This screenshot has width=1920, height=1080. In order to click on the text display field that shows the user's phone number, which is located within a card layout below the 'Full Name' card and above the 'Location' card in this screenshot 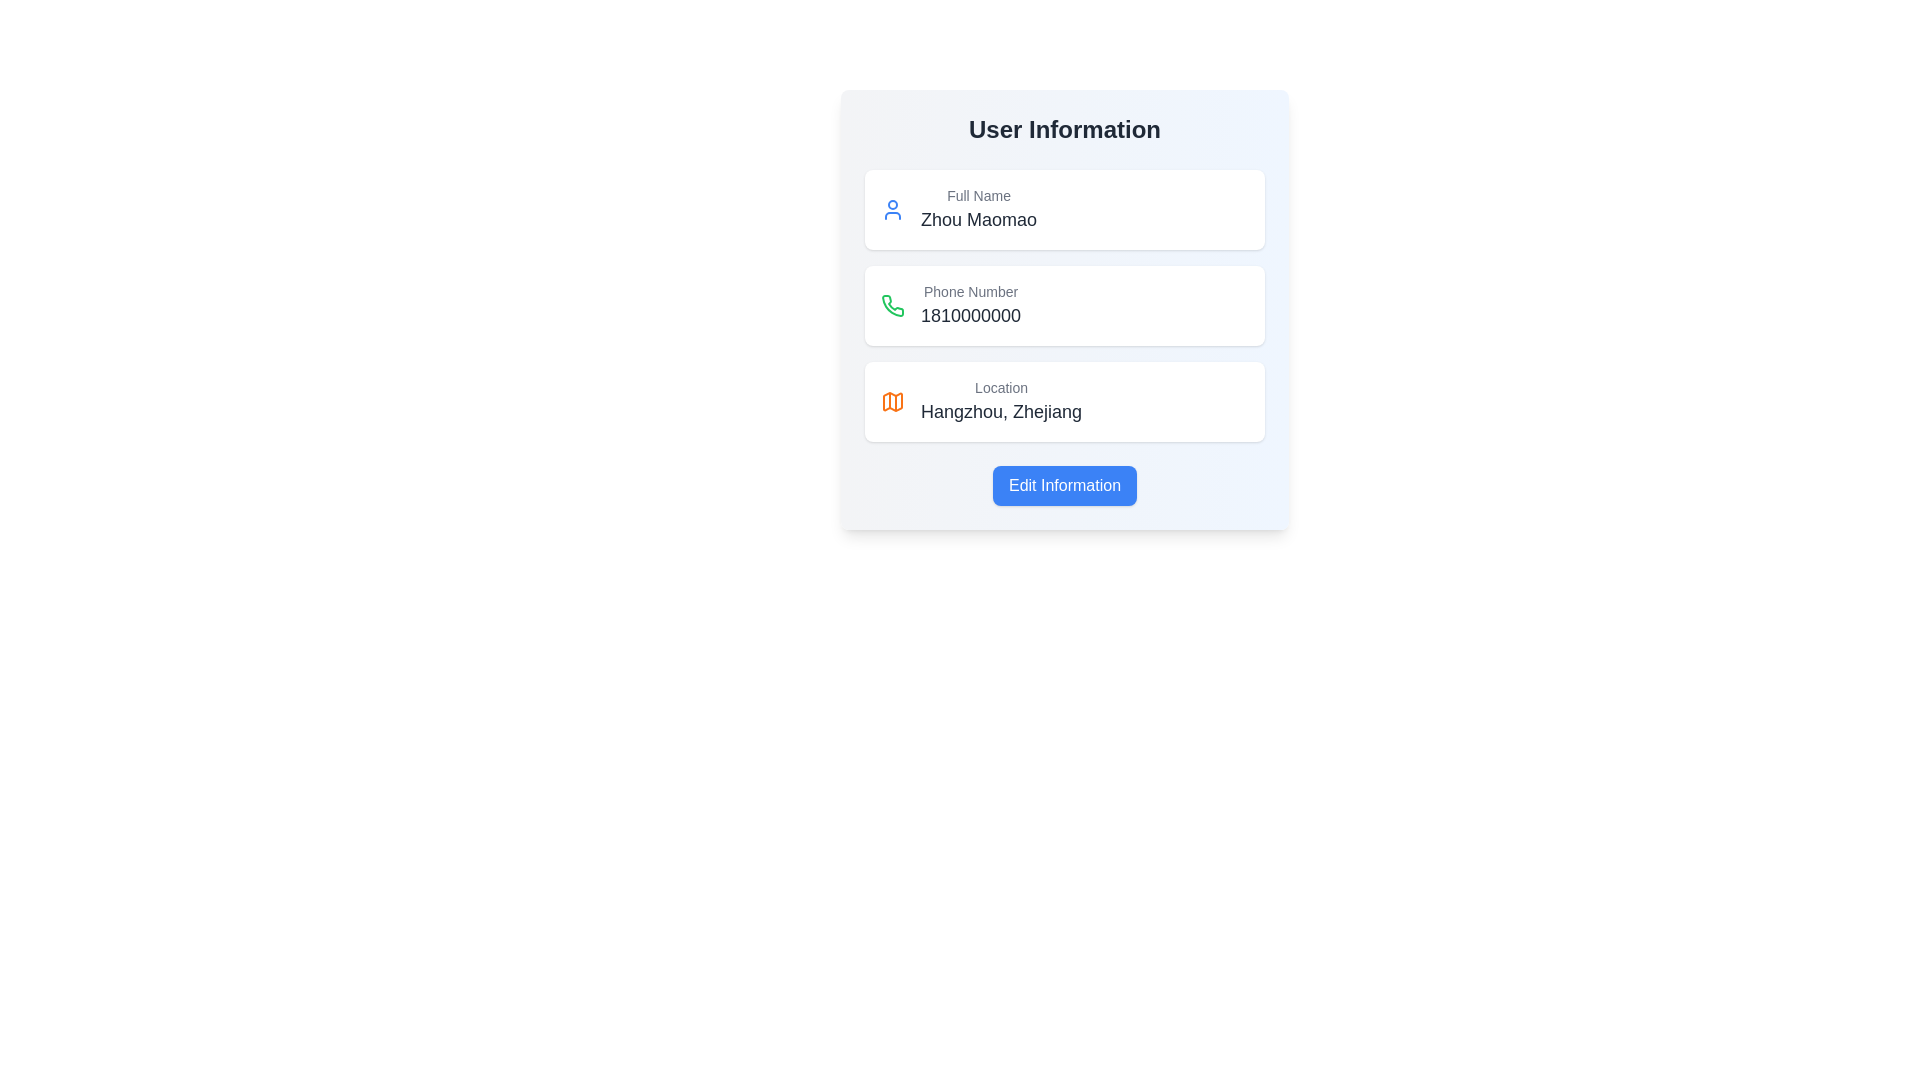, I will do `click(971, 305)`.